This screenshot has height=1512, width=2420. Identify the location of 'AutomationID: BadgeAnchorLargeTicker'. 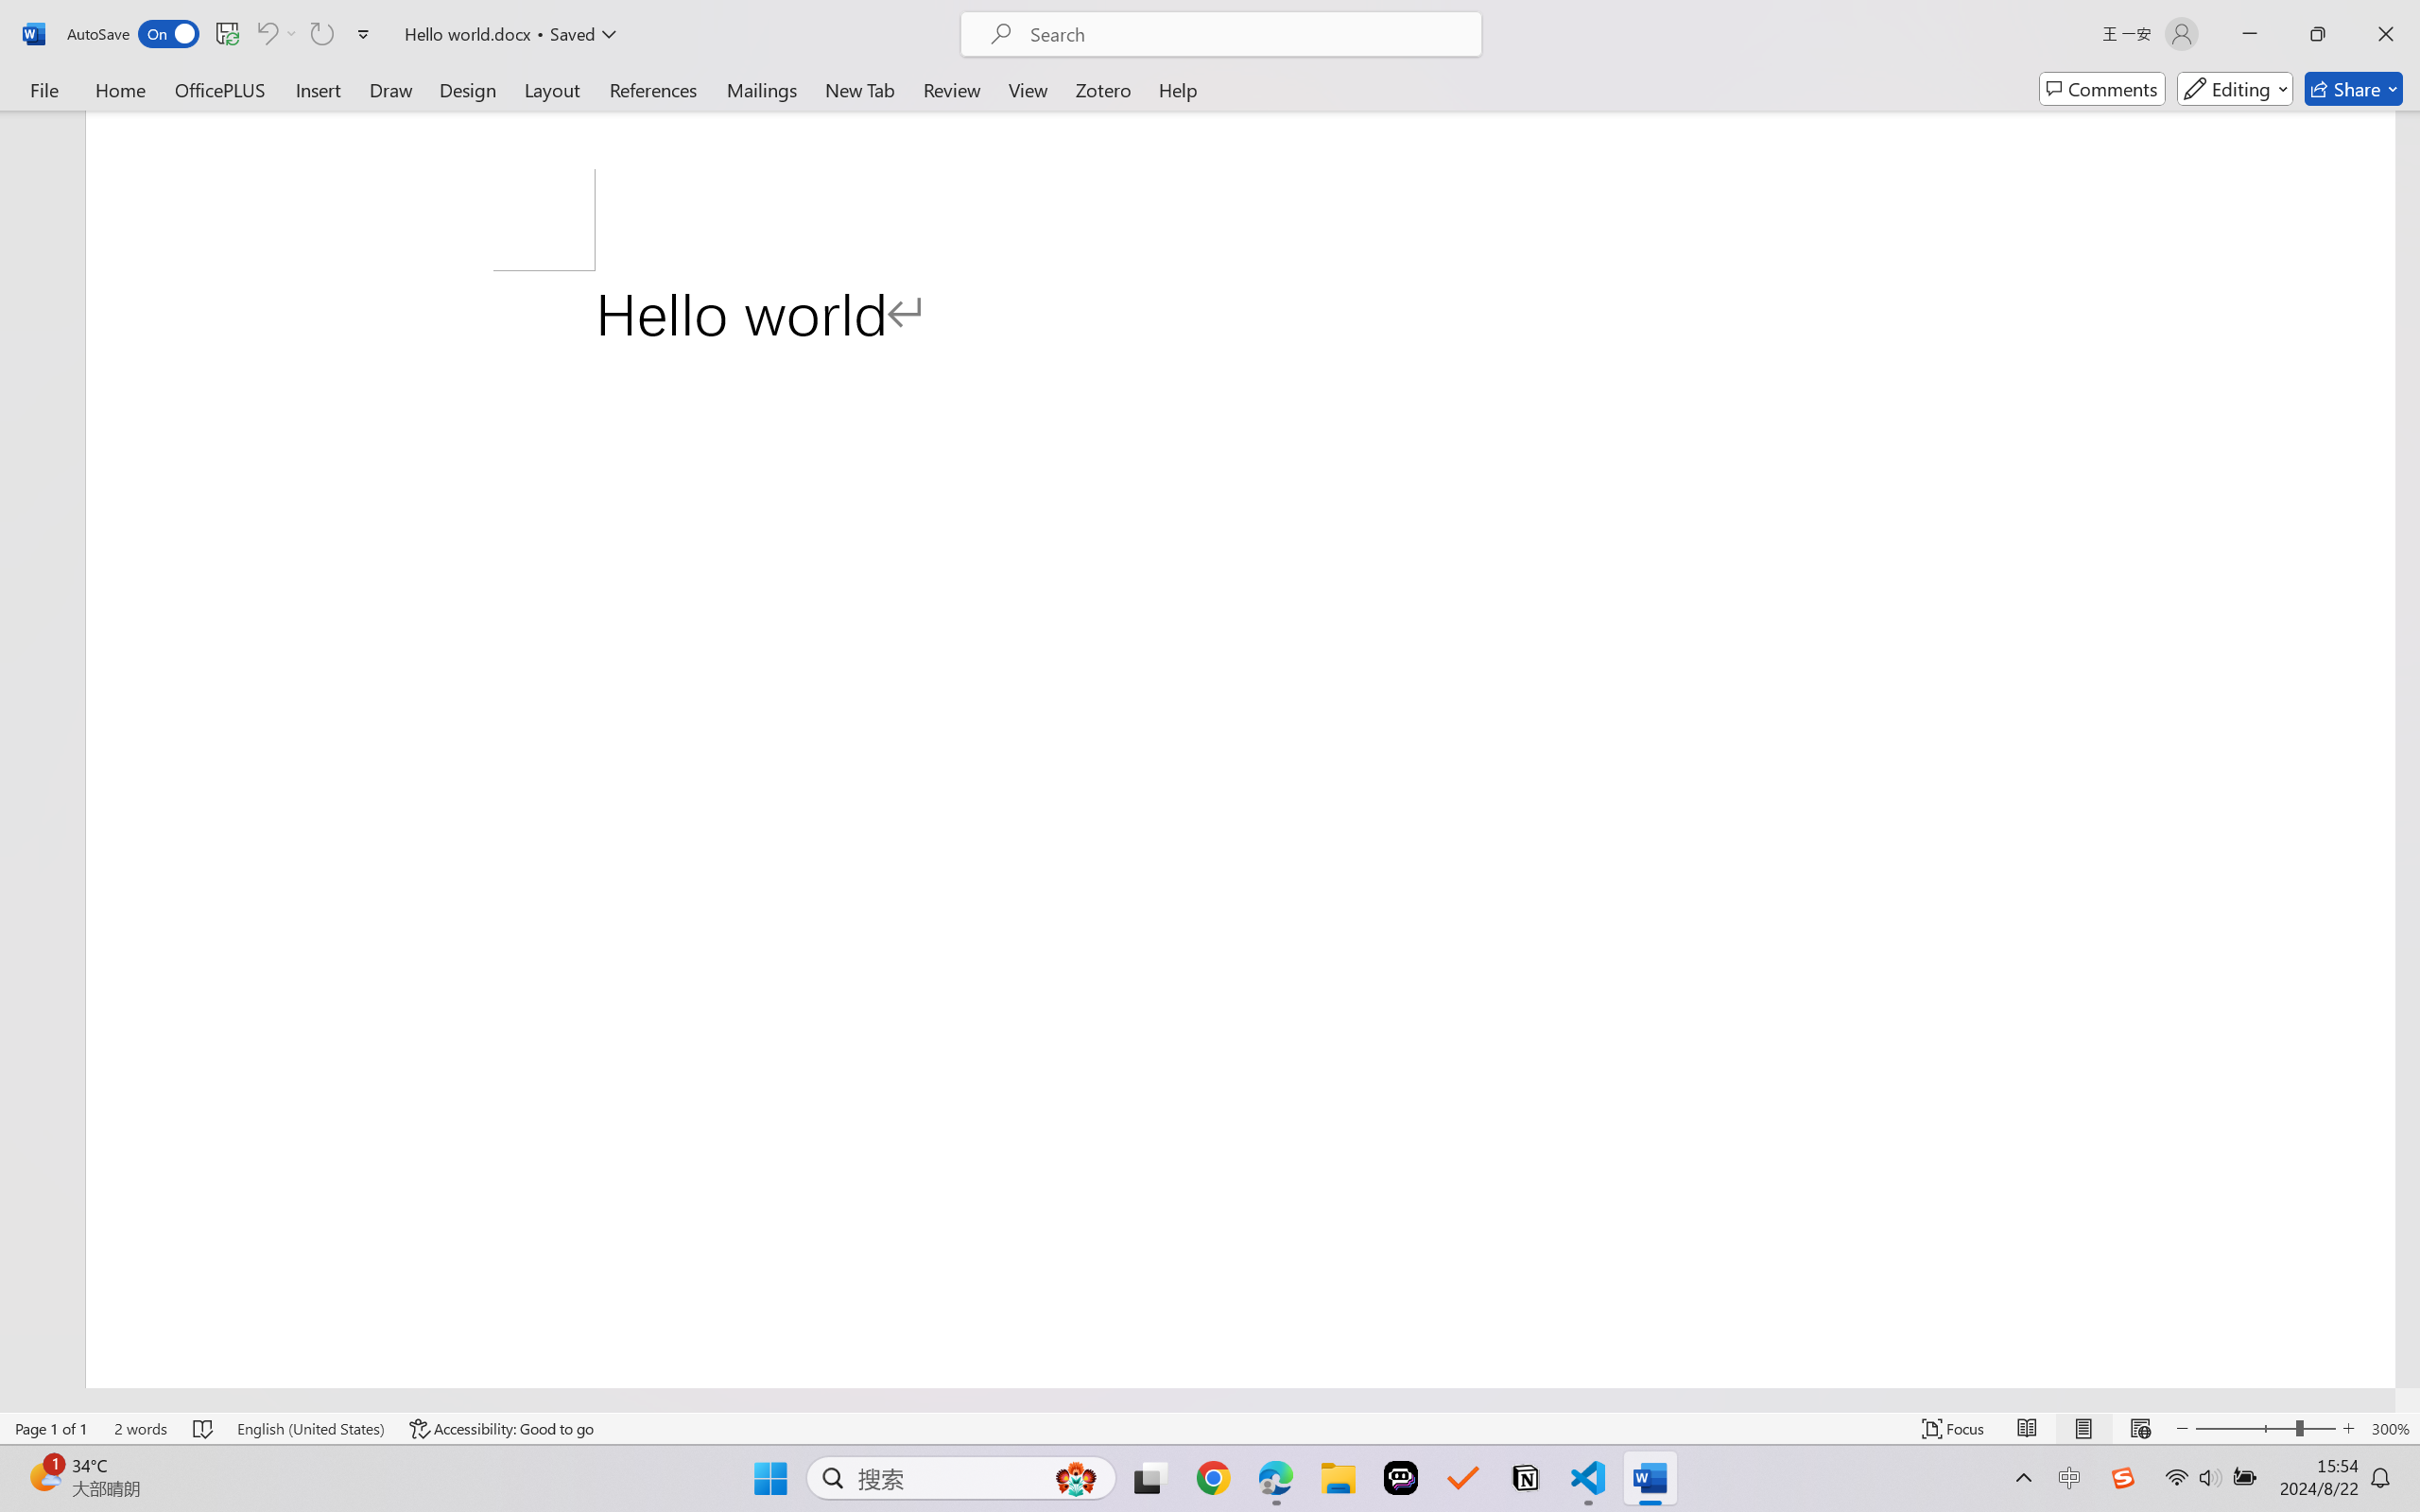
(43, 1476).